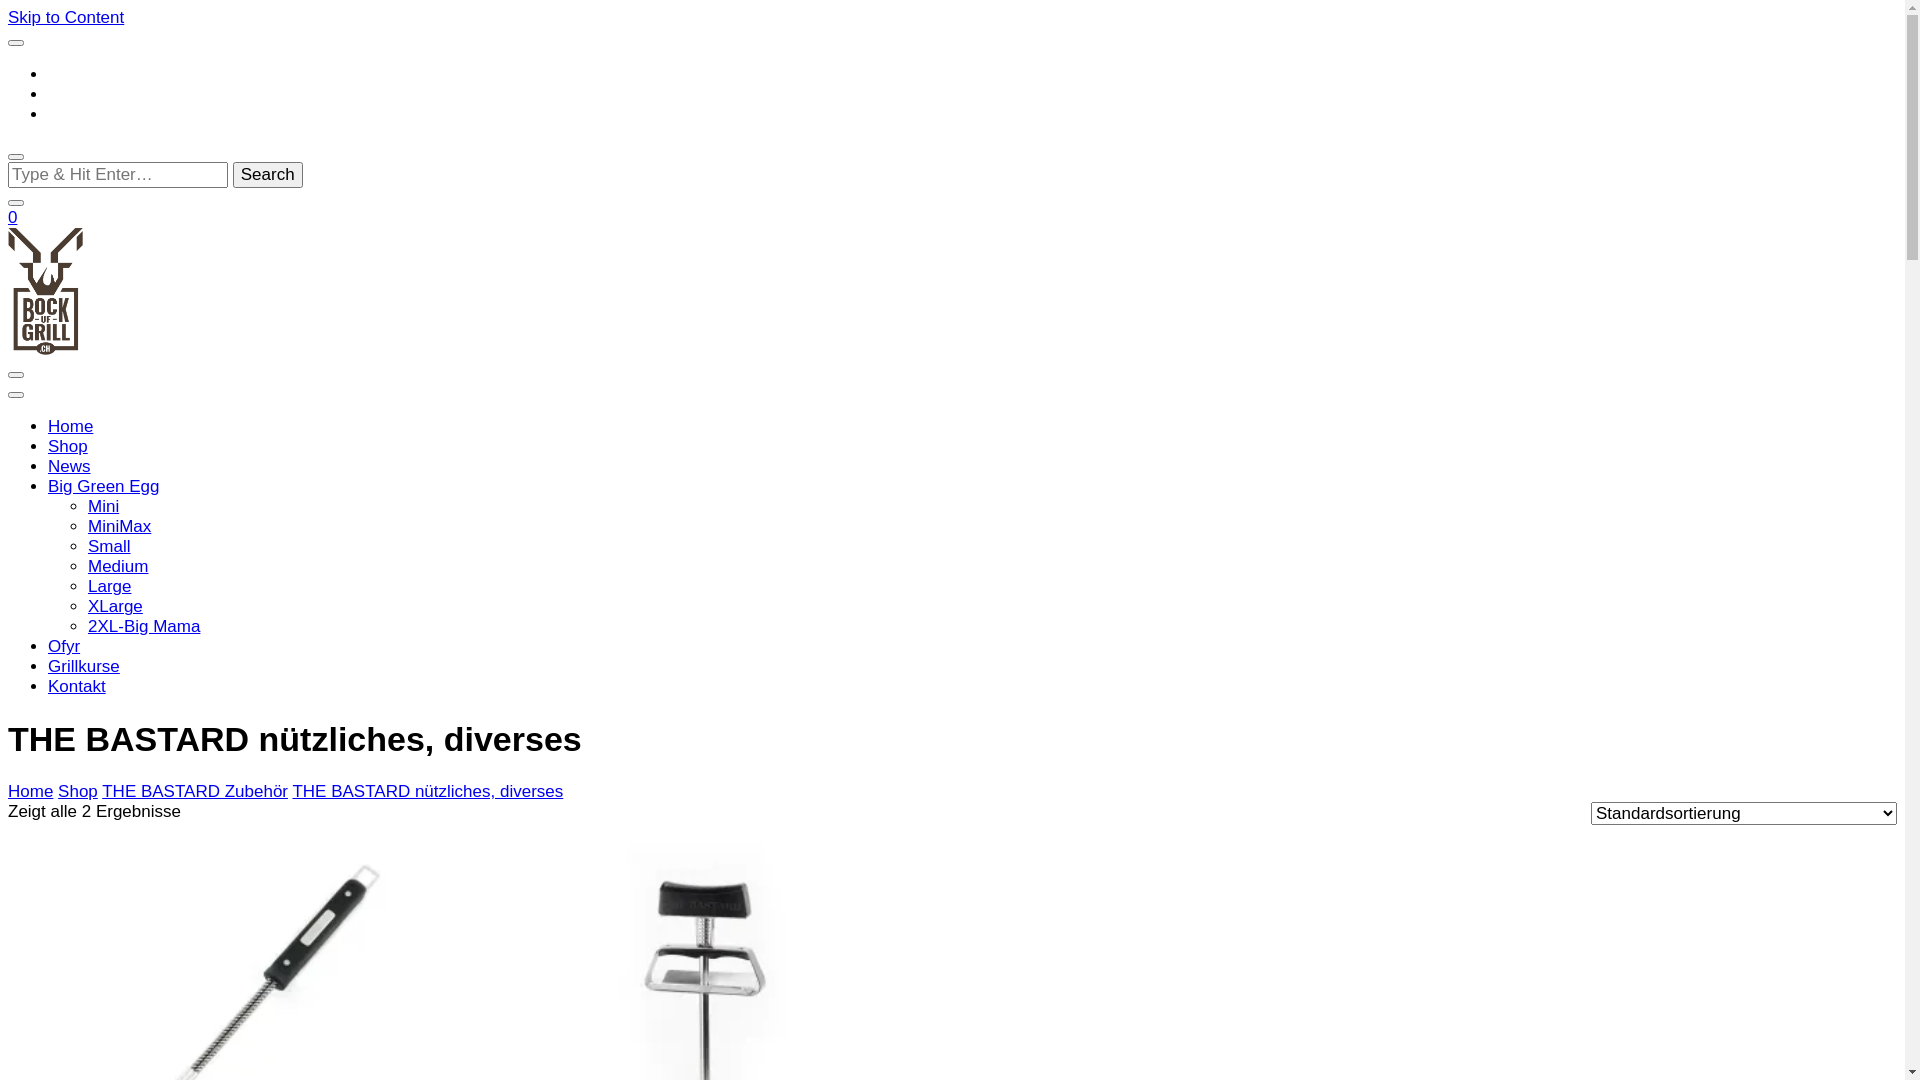 This screenshot has height=1080, width=1920. Describe the element at coordinates (114, 605) in the screenshot. I see `'XLarge'` at that location.